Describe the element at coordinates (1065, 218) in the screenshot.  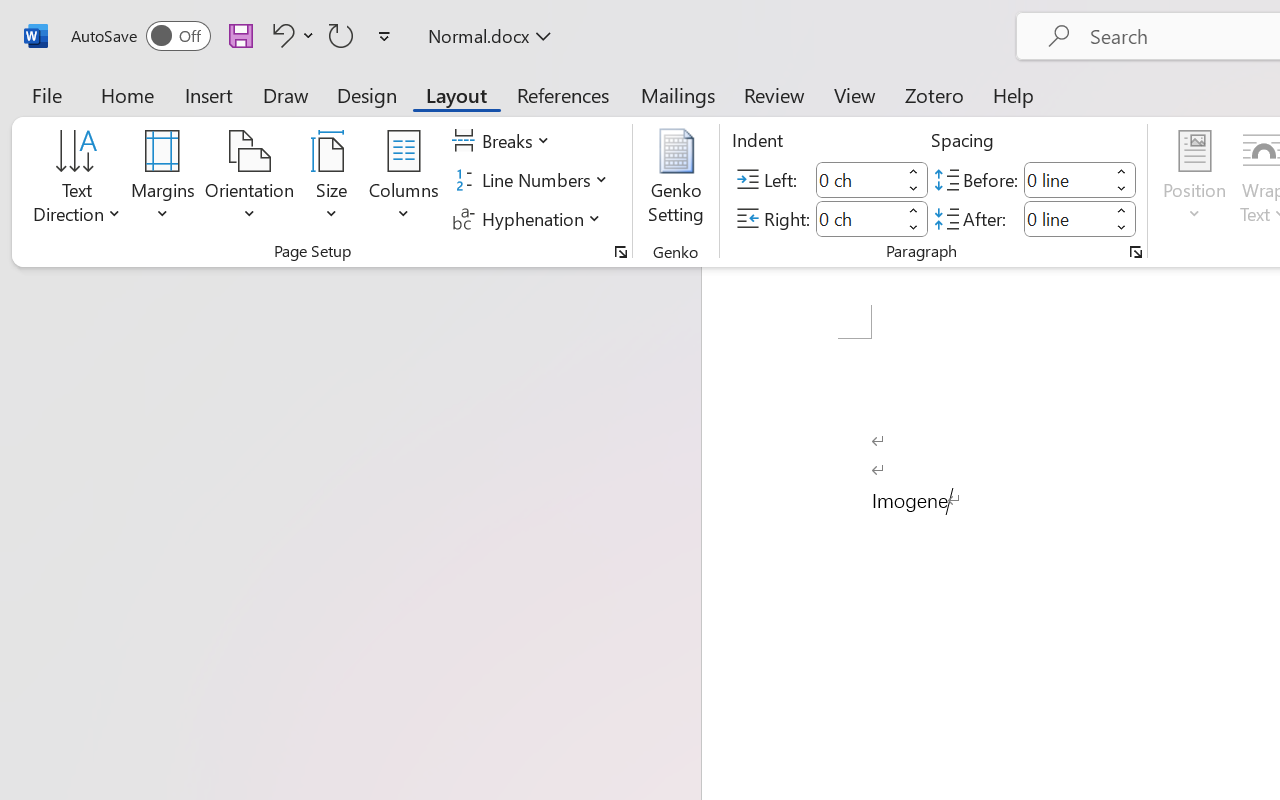
I see `'Spacing After'` at that location.